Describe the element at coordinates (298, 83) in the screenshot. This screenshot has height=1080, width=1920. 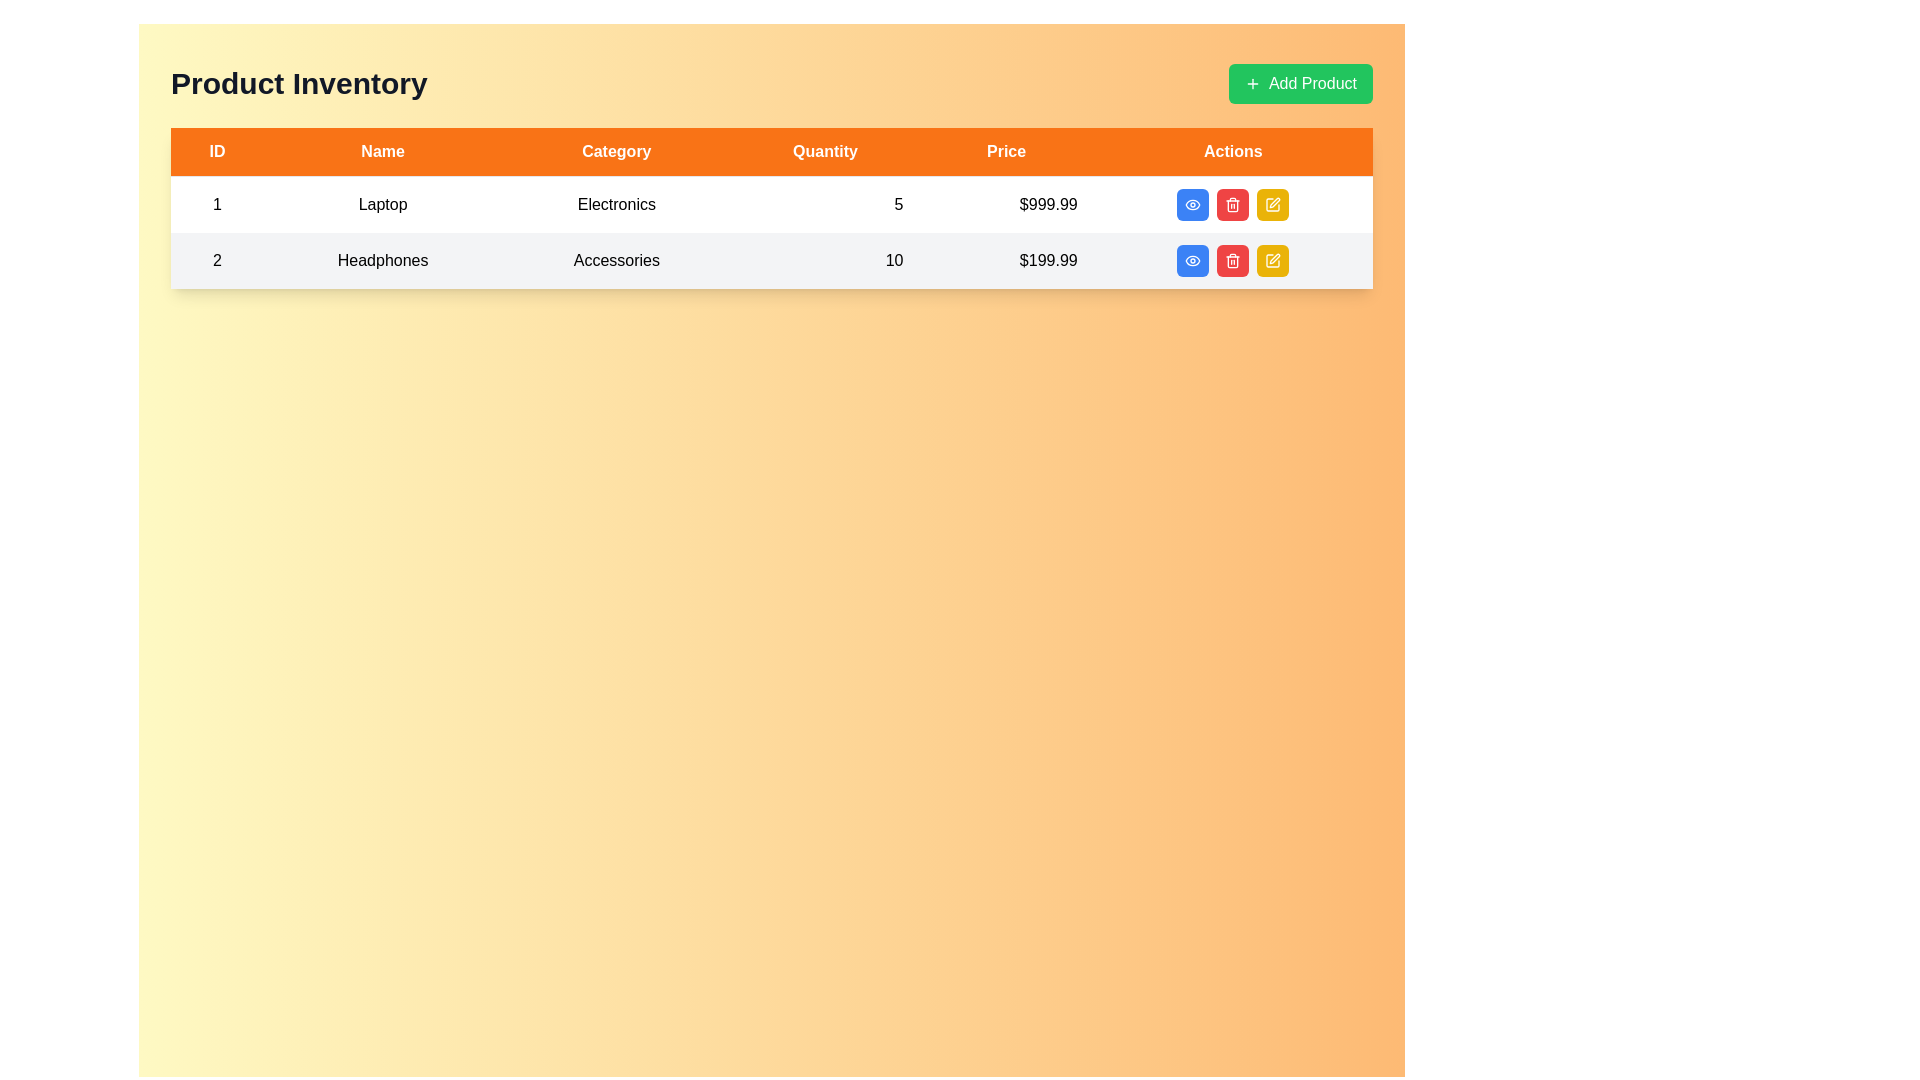
I see `the bold, large-sized text displaying 'Product Inventory' located in the top-left section of the interface` at that location.